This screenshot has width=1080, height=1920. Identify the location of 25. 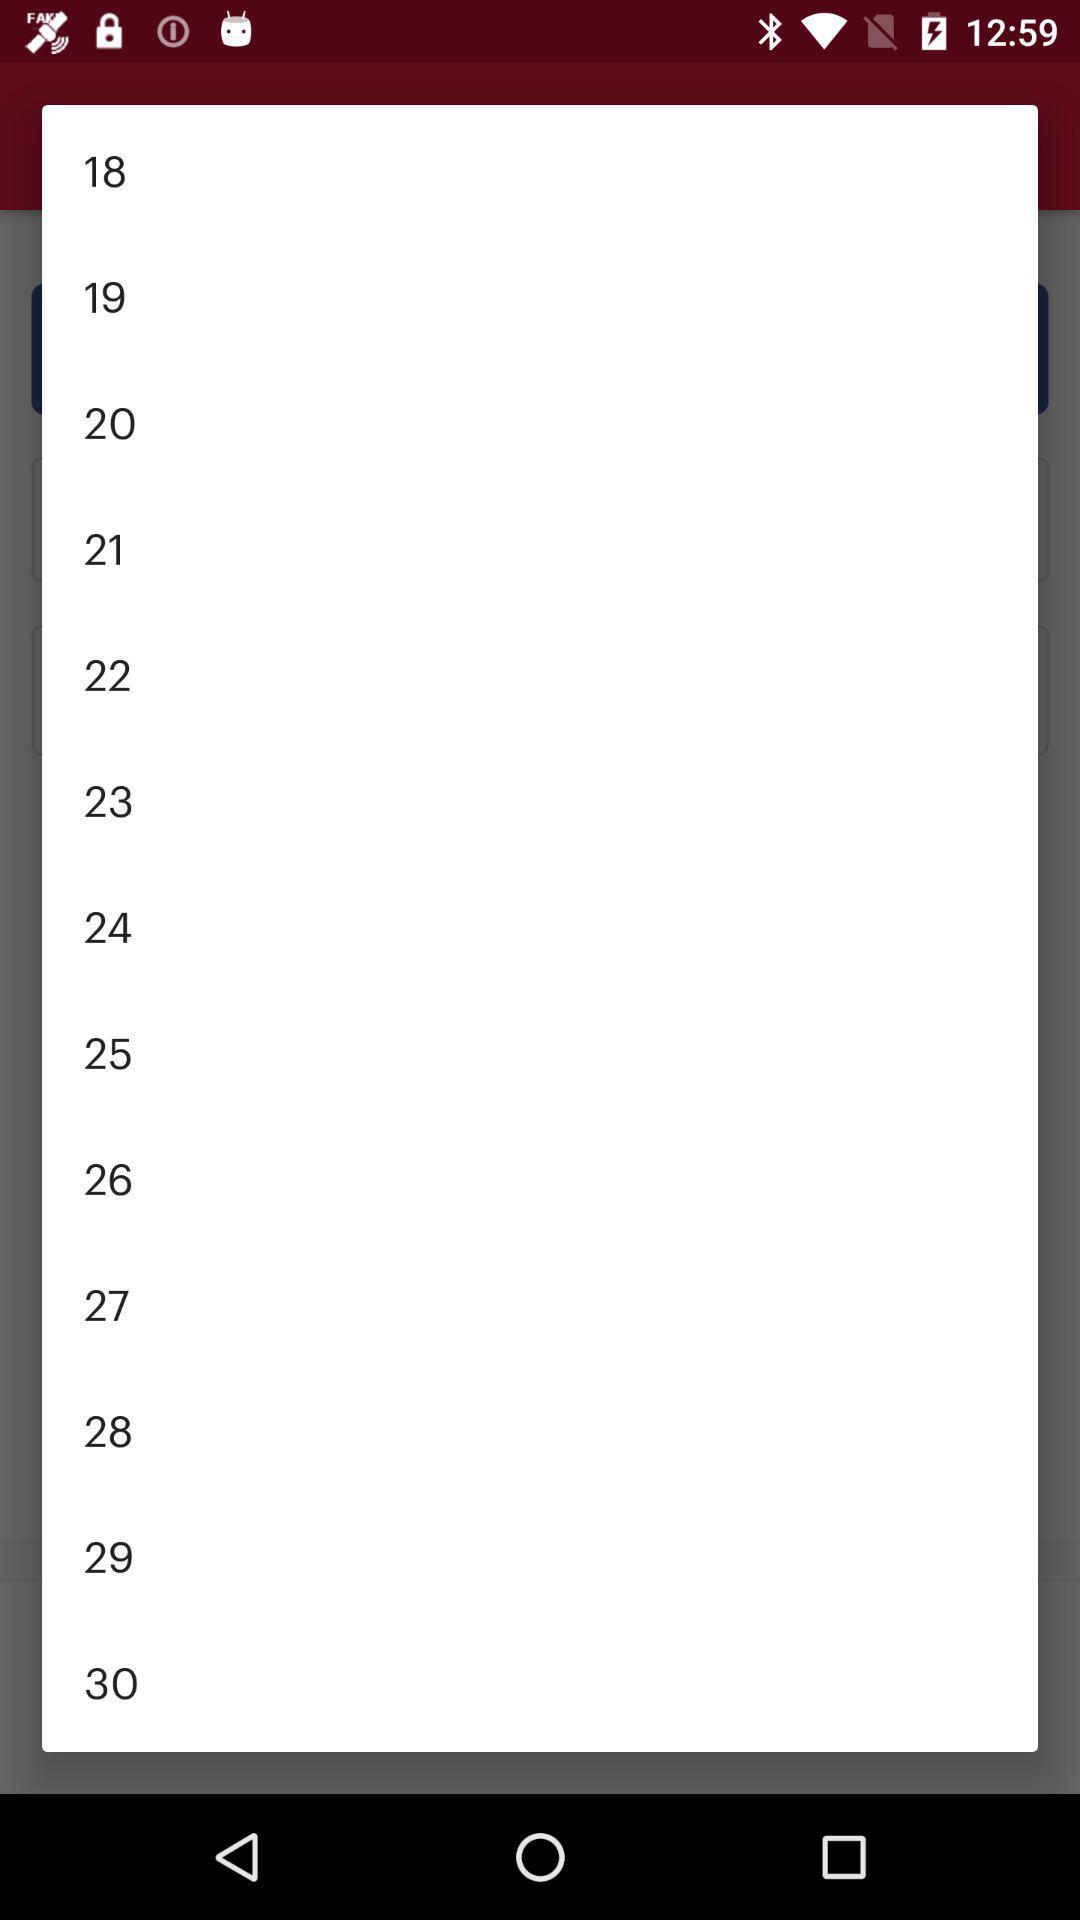
(540, 1049).